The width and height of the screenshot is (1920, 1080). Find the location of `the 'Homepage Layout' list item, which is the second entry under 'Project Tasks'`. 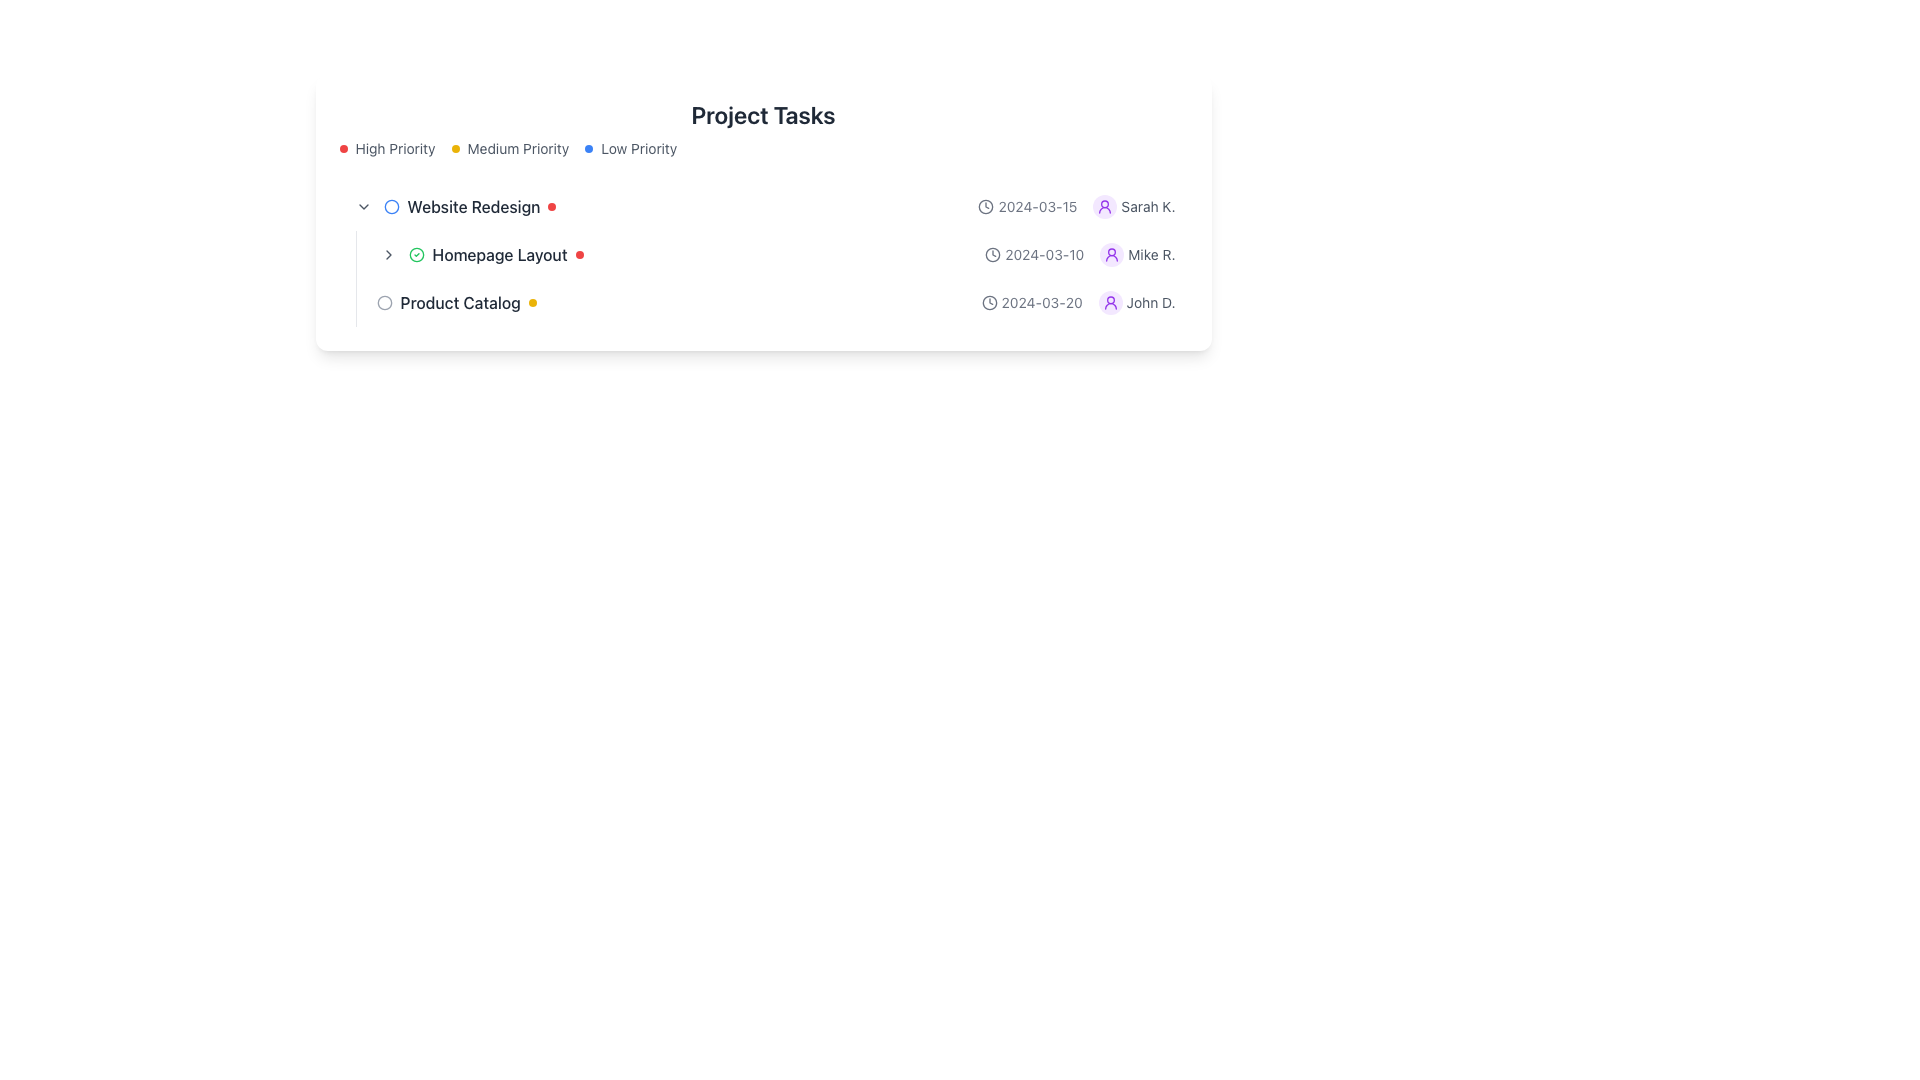

the 'Homepage Layout' list item, which is the second entry under 'Project Tasks' is located at coordinates (770, 278).